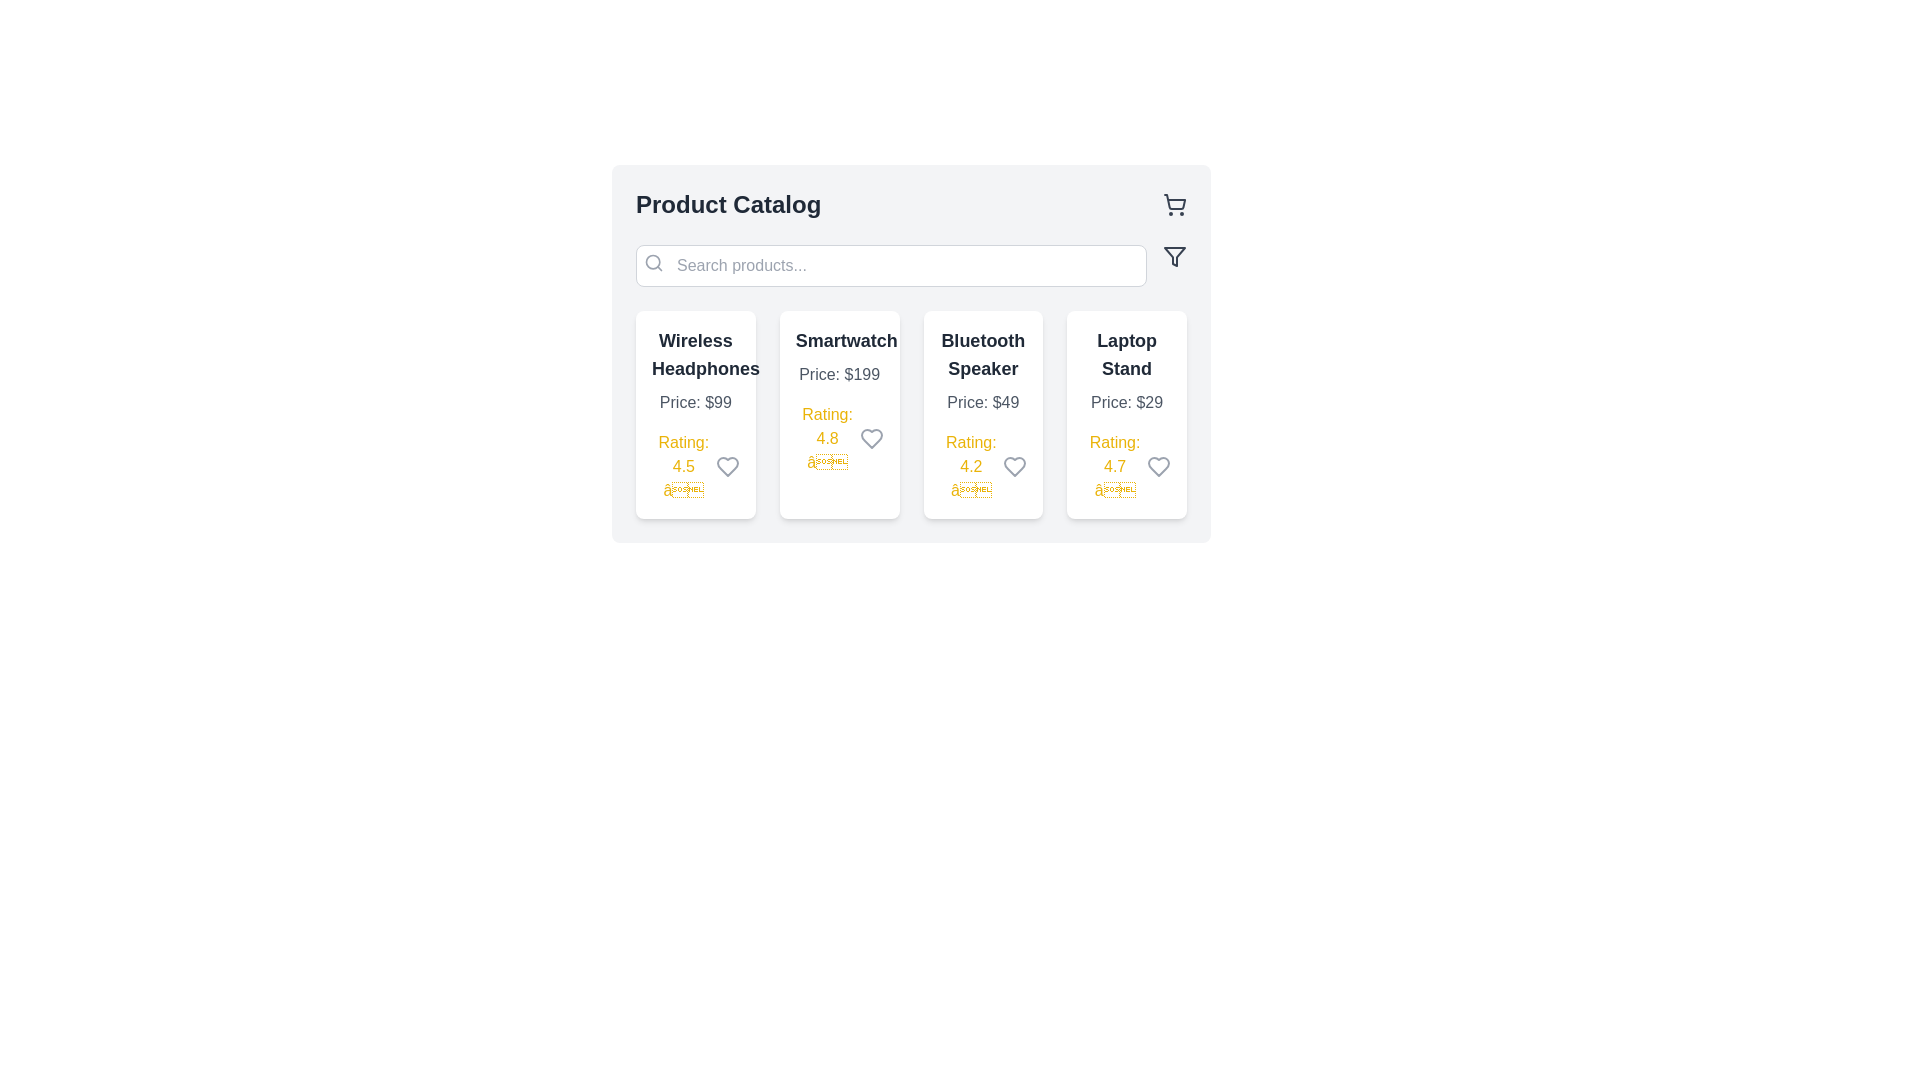  I want to click on the 'favorite' or 'like' button located immediately to the right of the '4.5 ★' text within the 'Wireless Headphones' product card, so click(726, 466).